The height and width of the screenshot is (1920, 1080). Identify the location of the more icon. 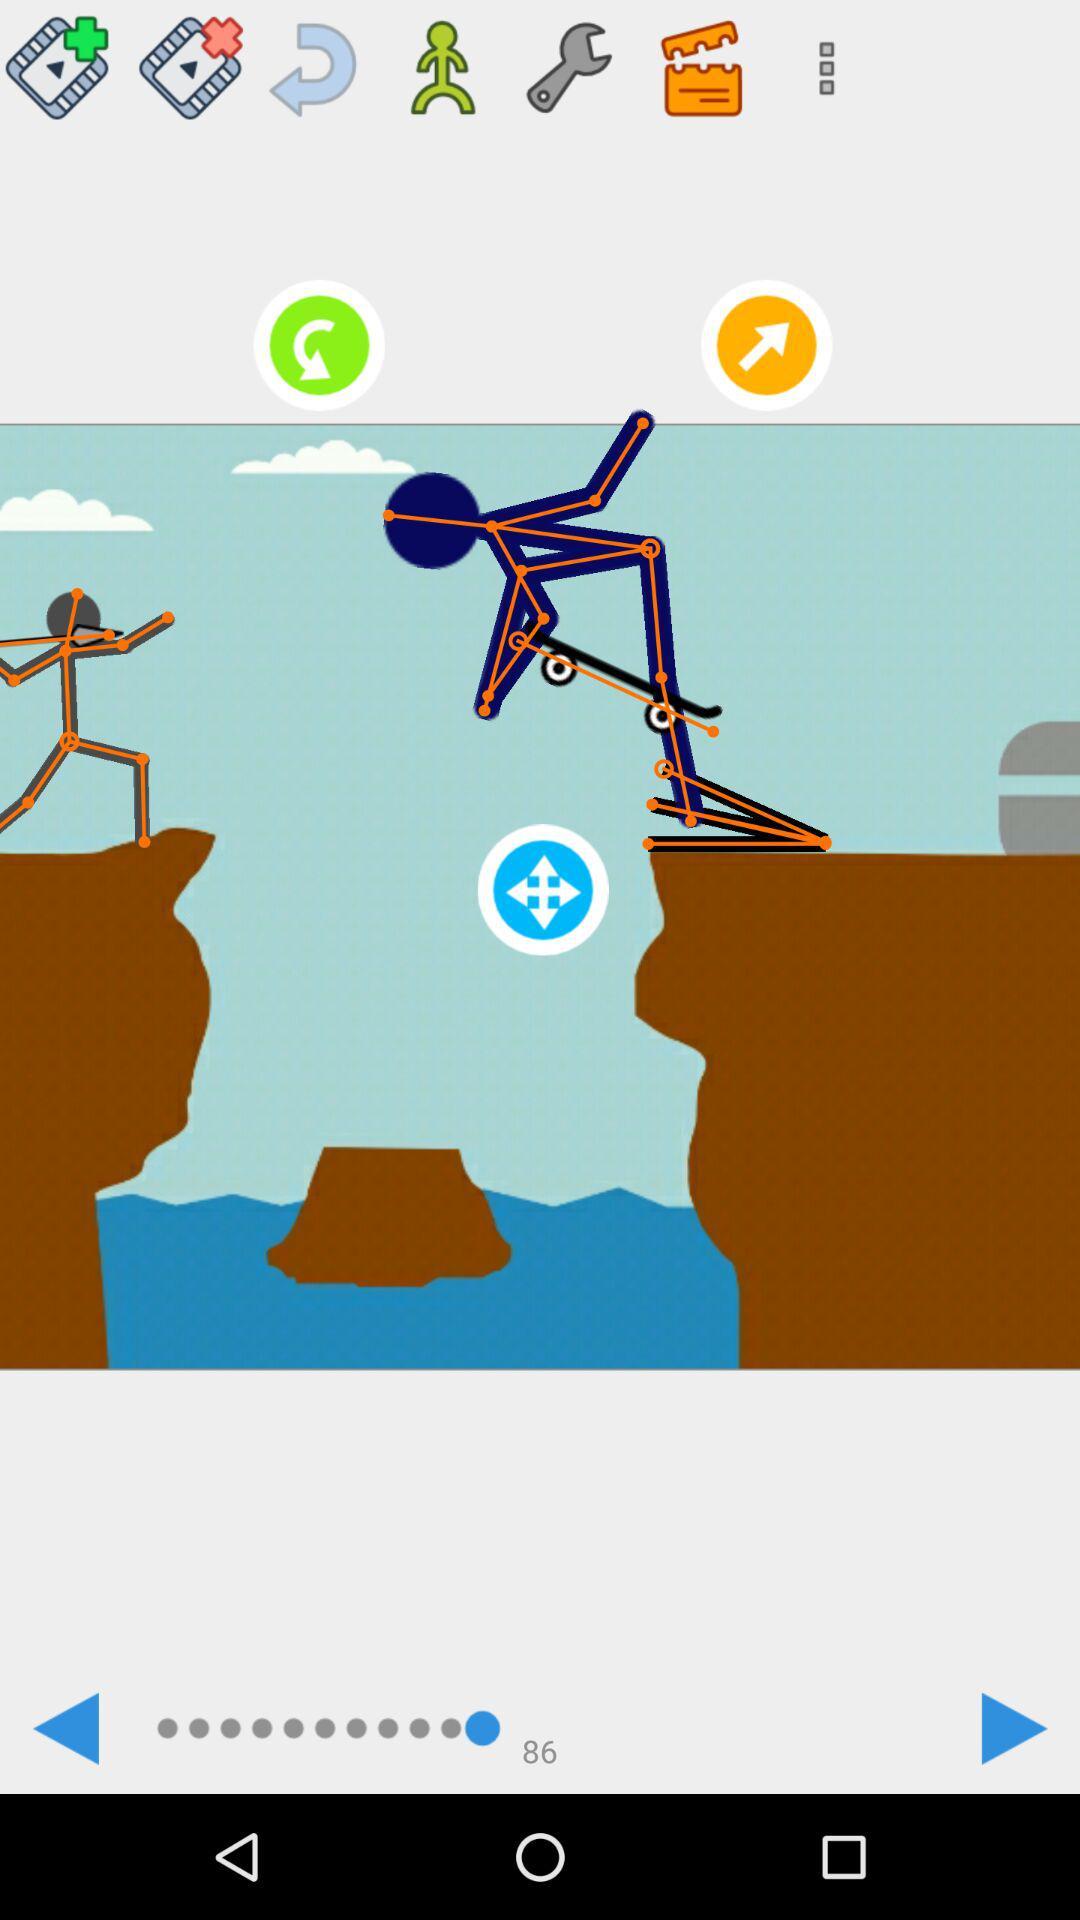
(820, 60).